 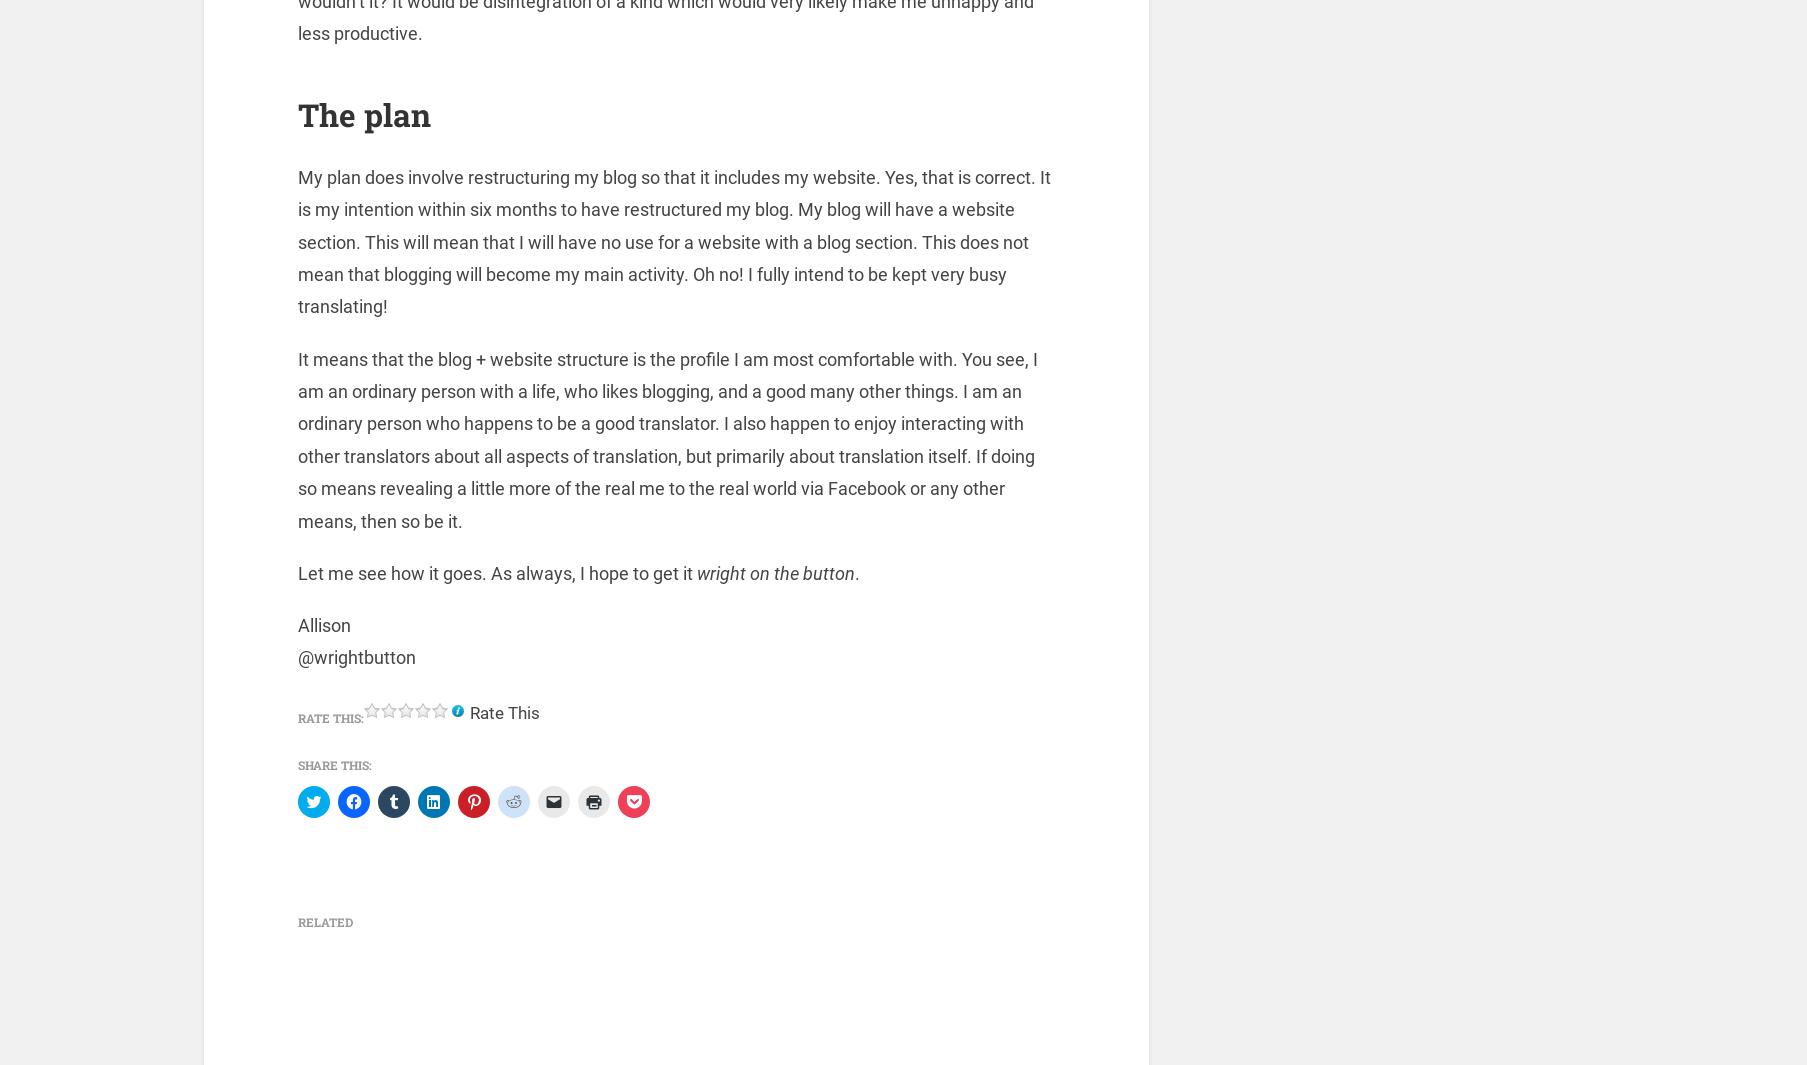 I want to click on '@wrightbutton', so click(x=356, y=661).